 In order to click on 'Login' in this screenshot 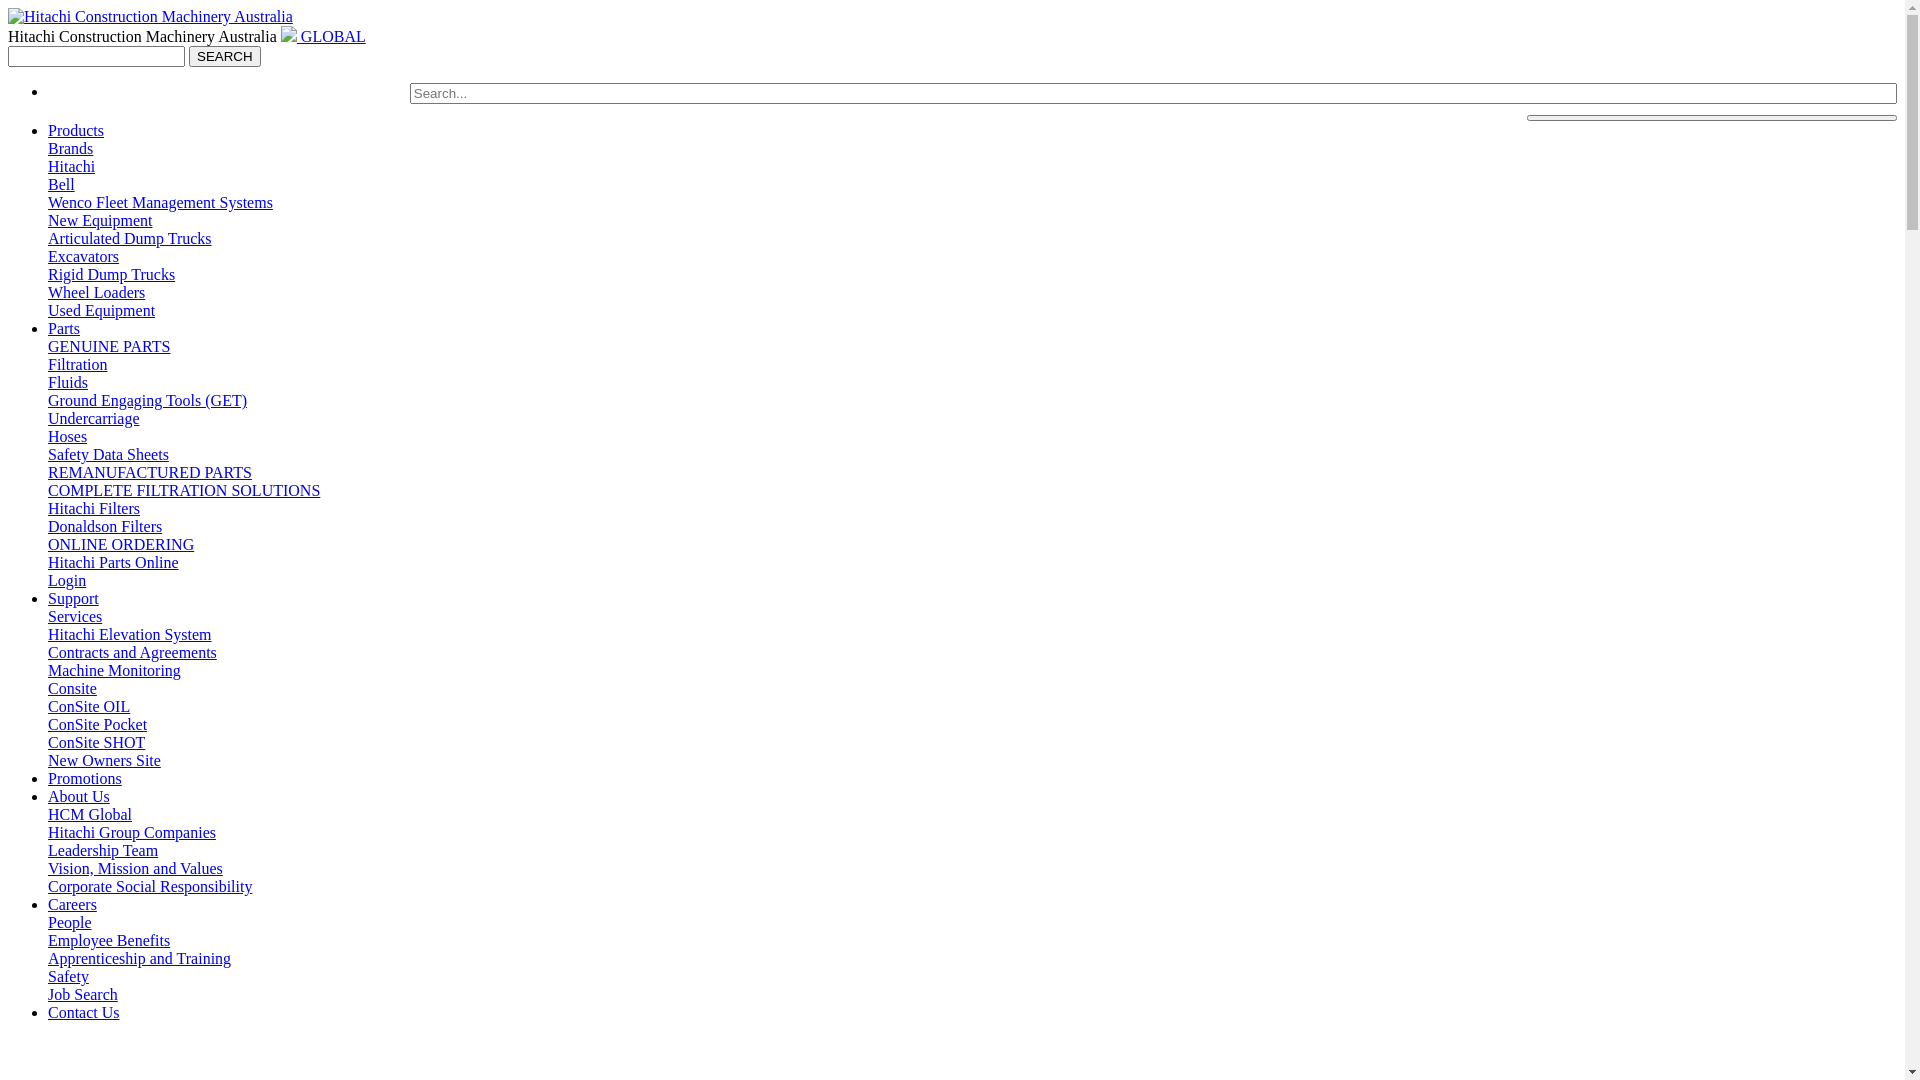, I will do `click(67, 580)`.